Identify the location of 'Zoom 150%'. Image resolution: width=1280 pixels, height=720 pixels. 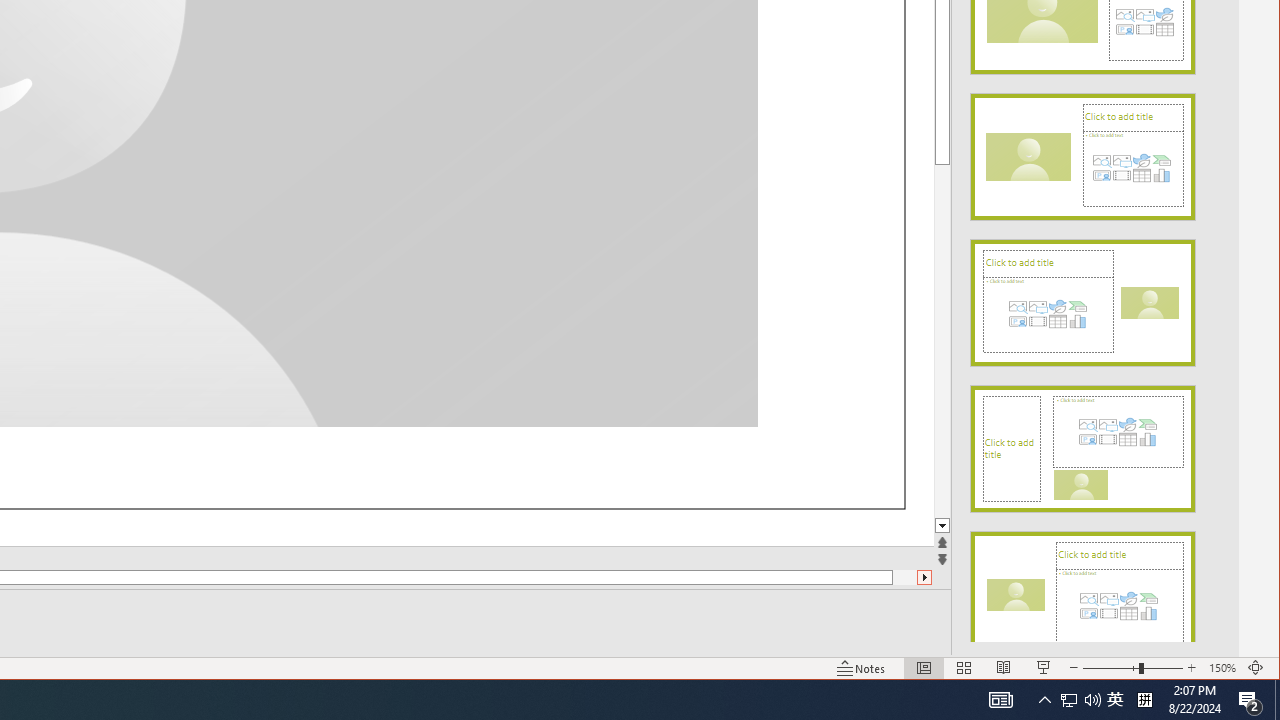
(1221, 668).